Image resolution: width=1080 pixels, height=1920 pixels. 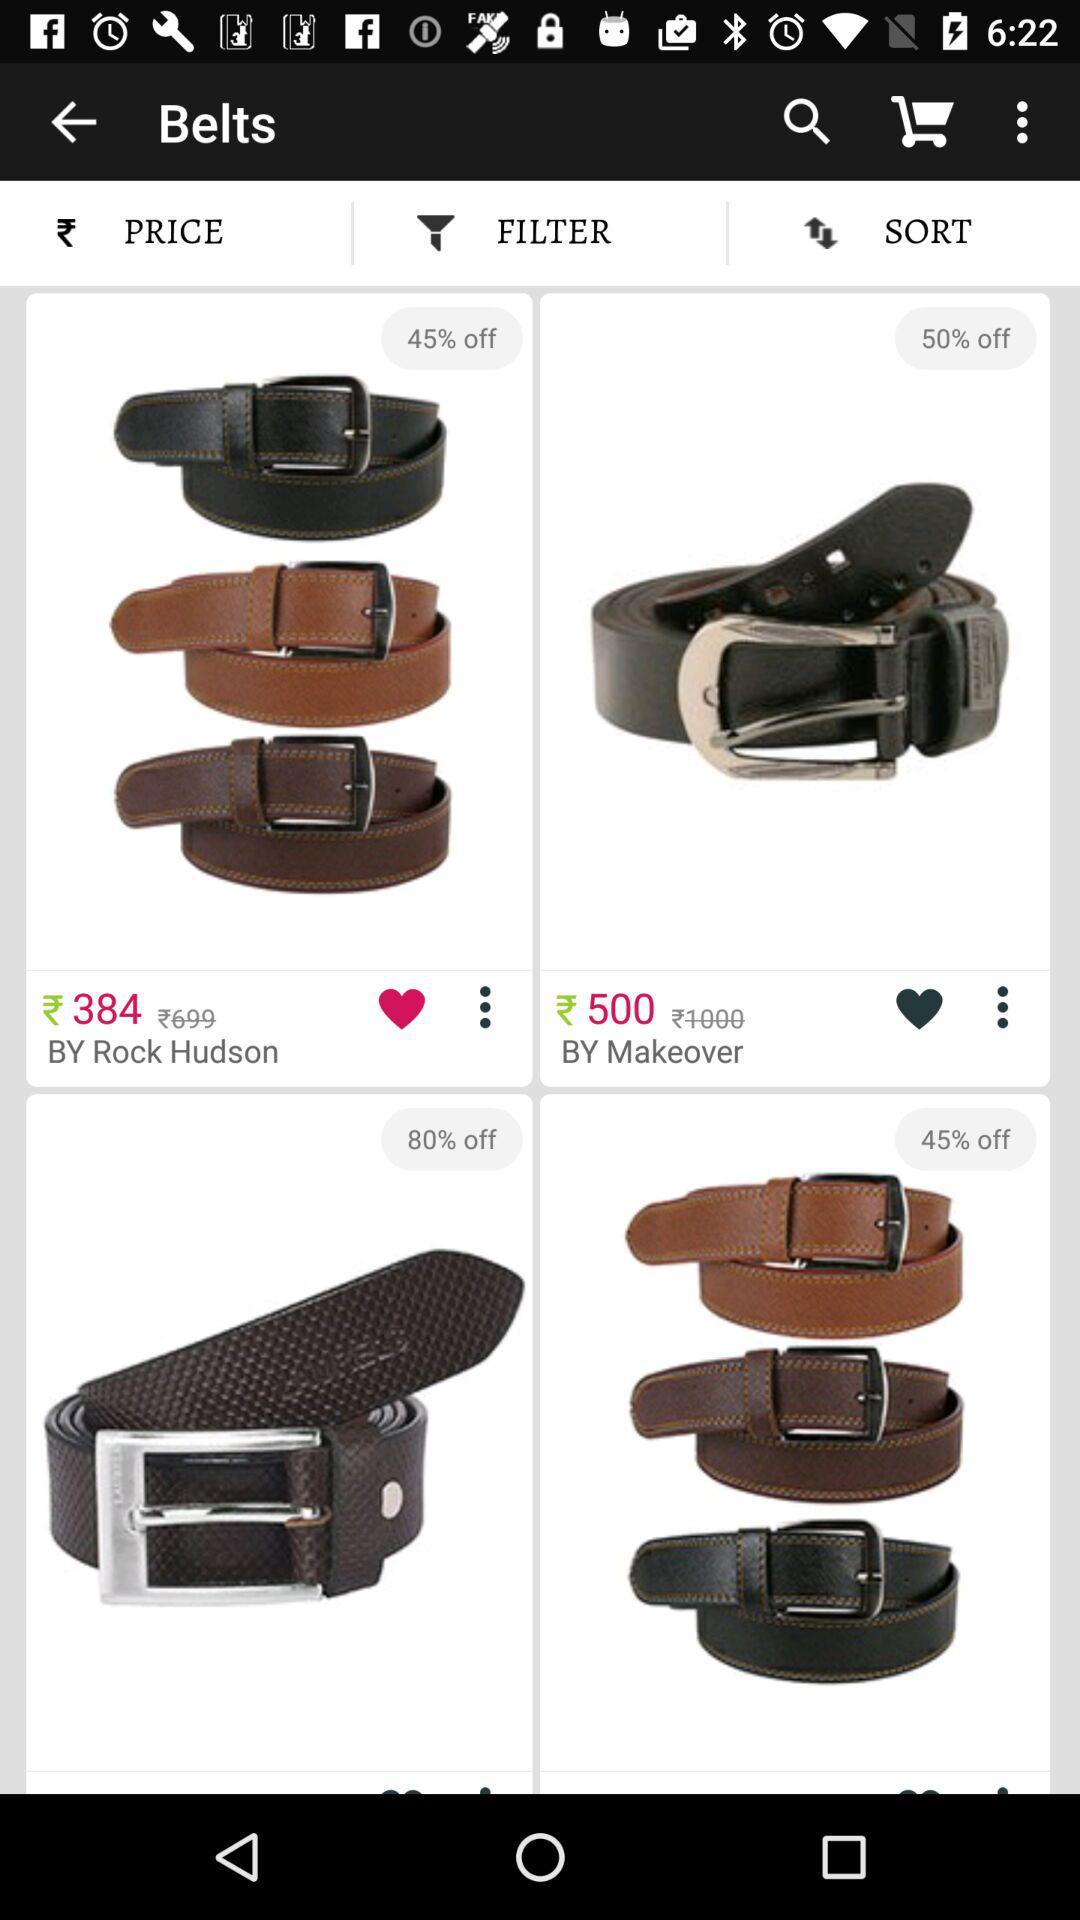 I want to click on item to the left of the belts app, so click(x=72, y=120).